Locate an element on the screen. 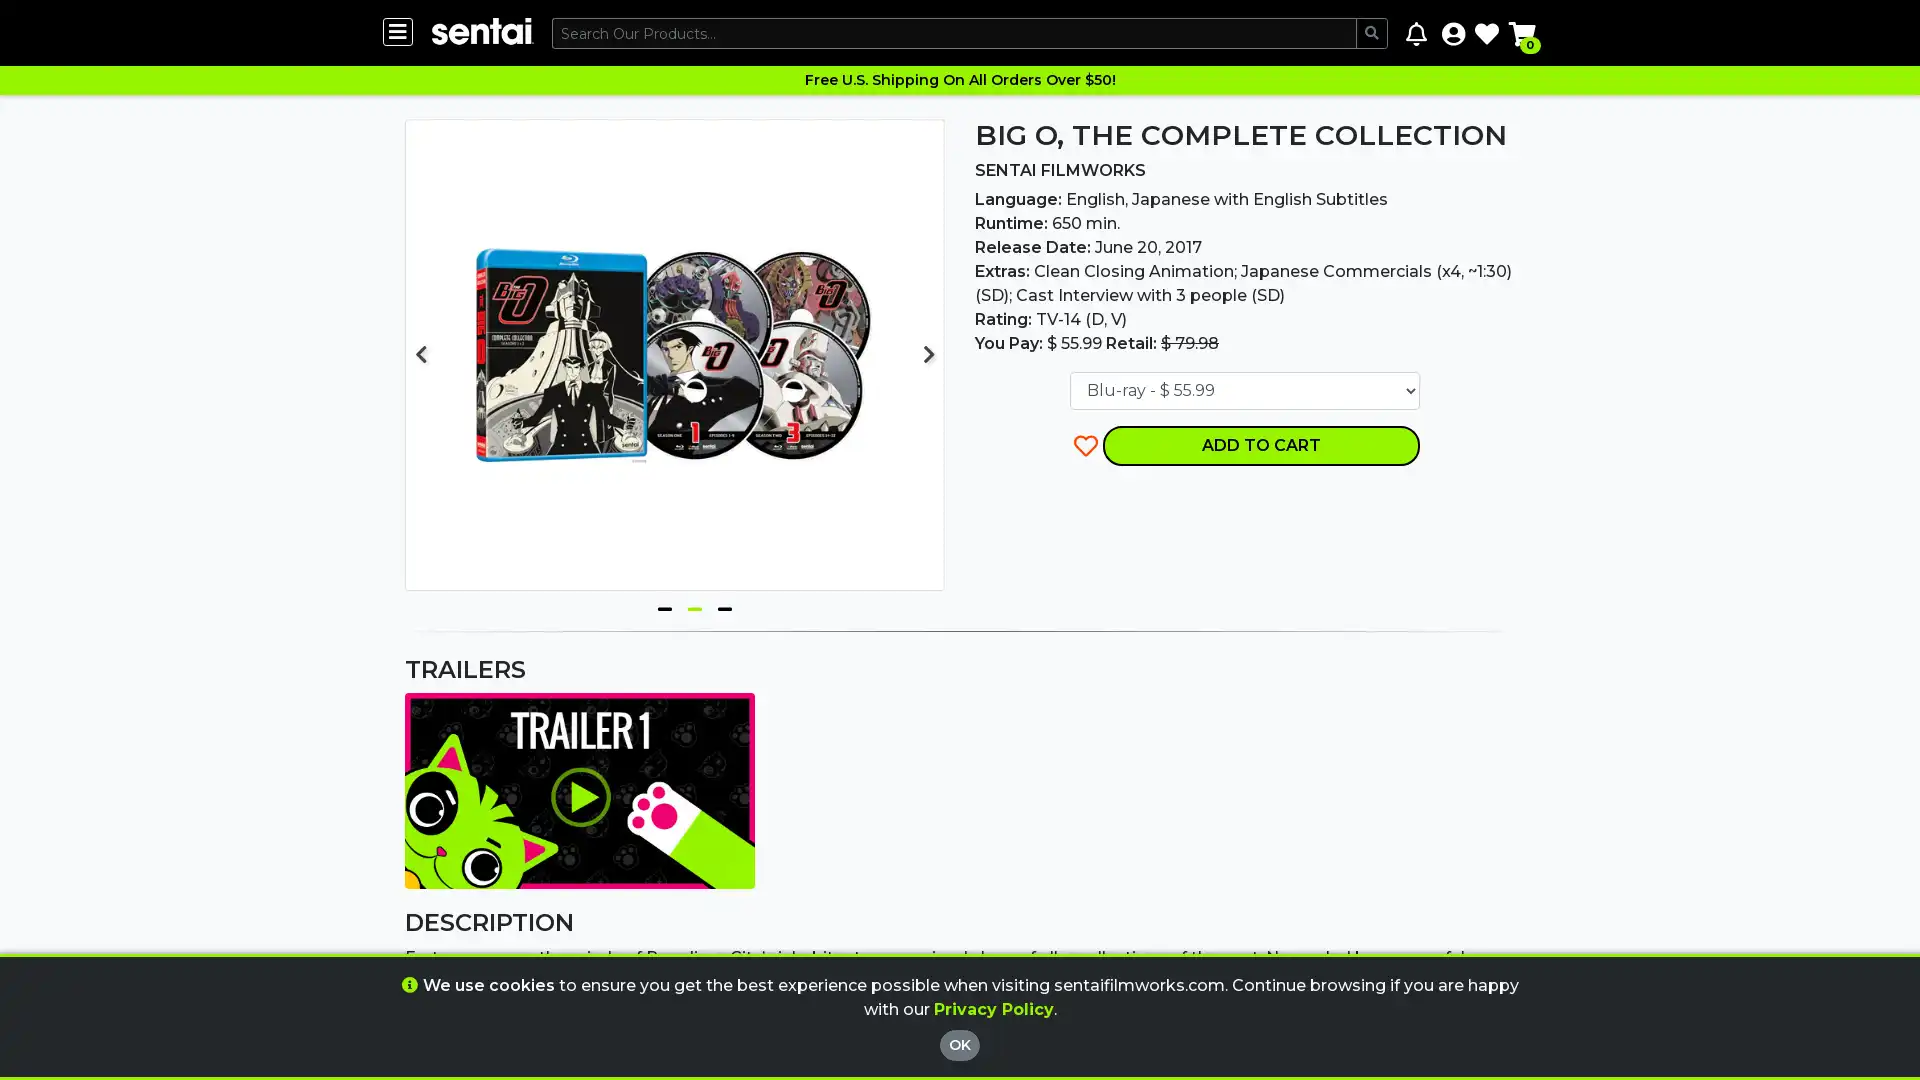  Previous is located at coordinates (420, 353).